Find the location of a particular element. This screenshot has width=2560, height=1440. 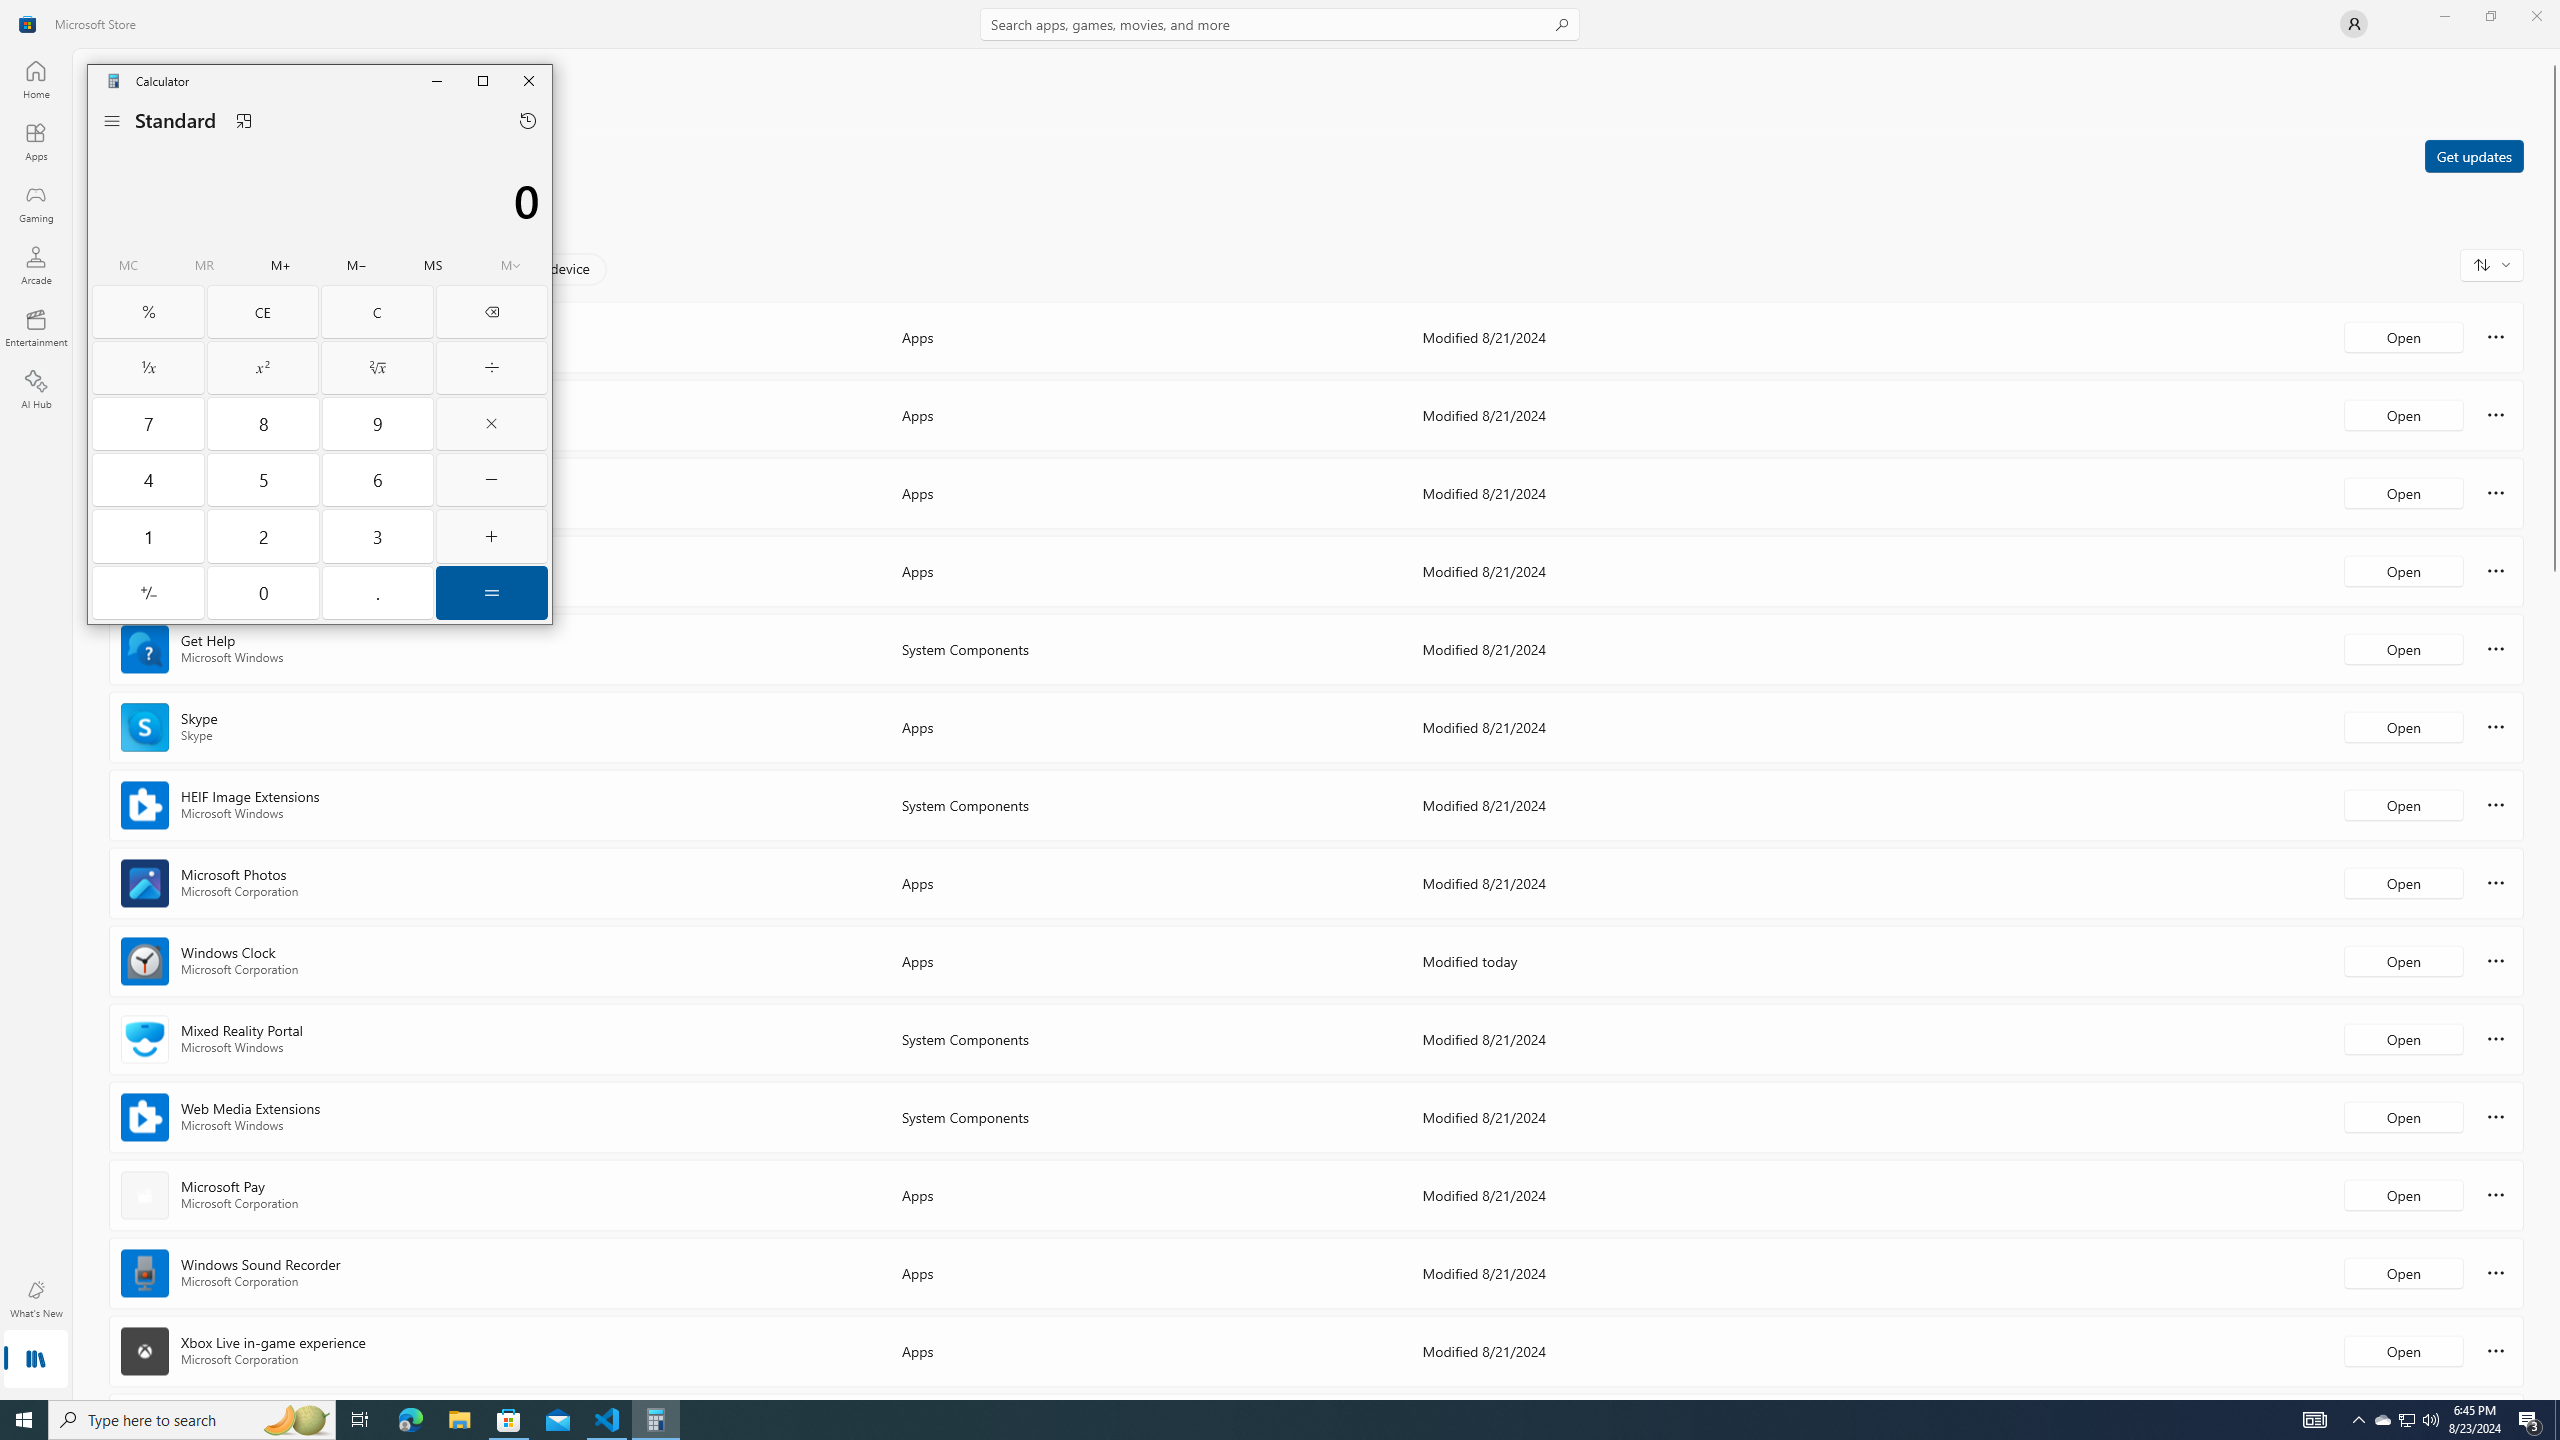

'Vertical Small Increase' is located at coordinates (2552, 1393).